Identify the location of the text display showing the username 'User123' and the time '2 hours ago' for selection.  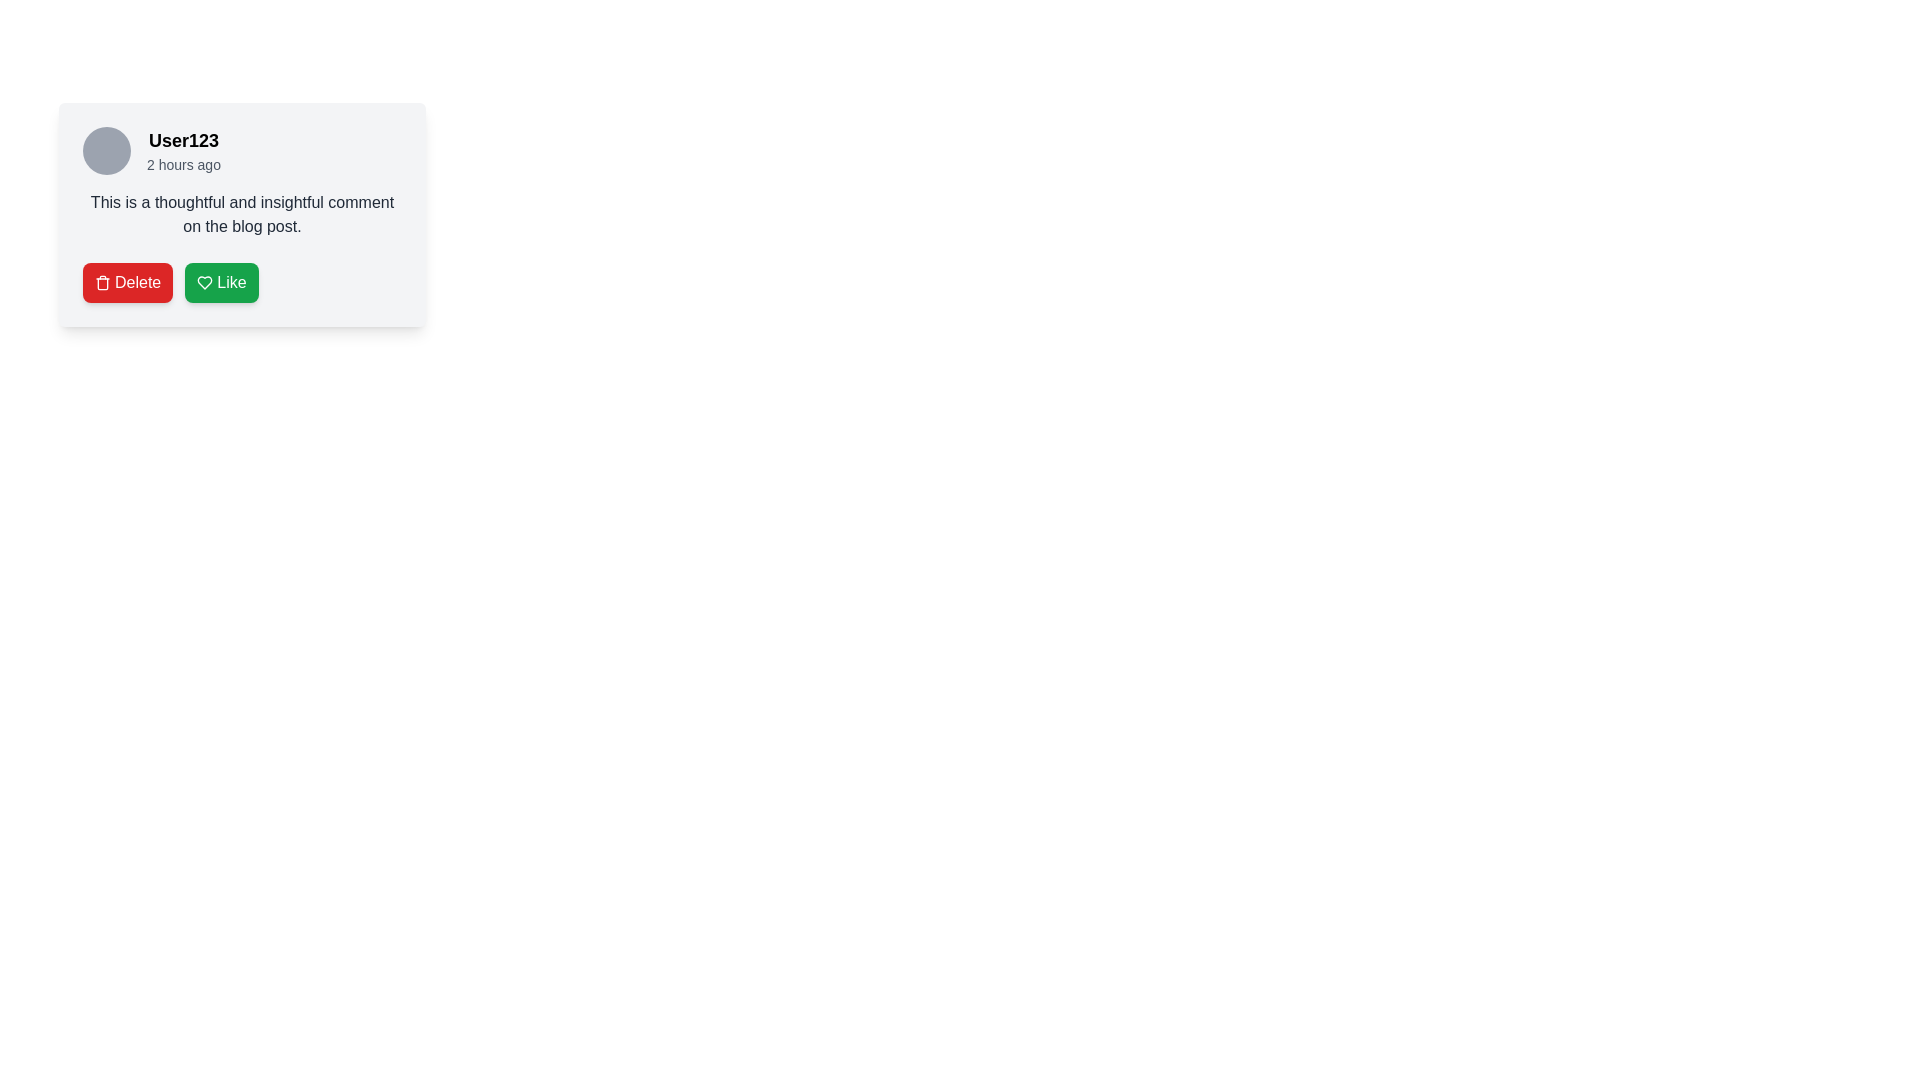
(183, 149).